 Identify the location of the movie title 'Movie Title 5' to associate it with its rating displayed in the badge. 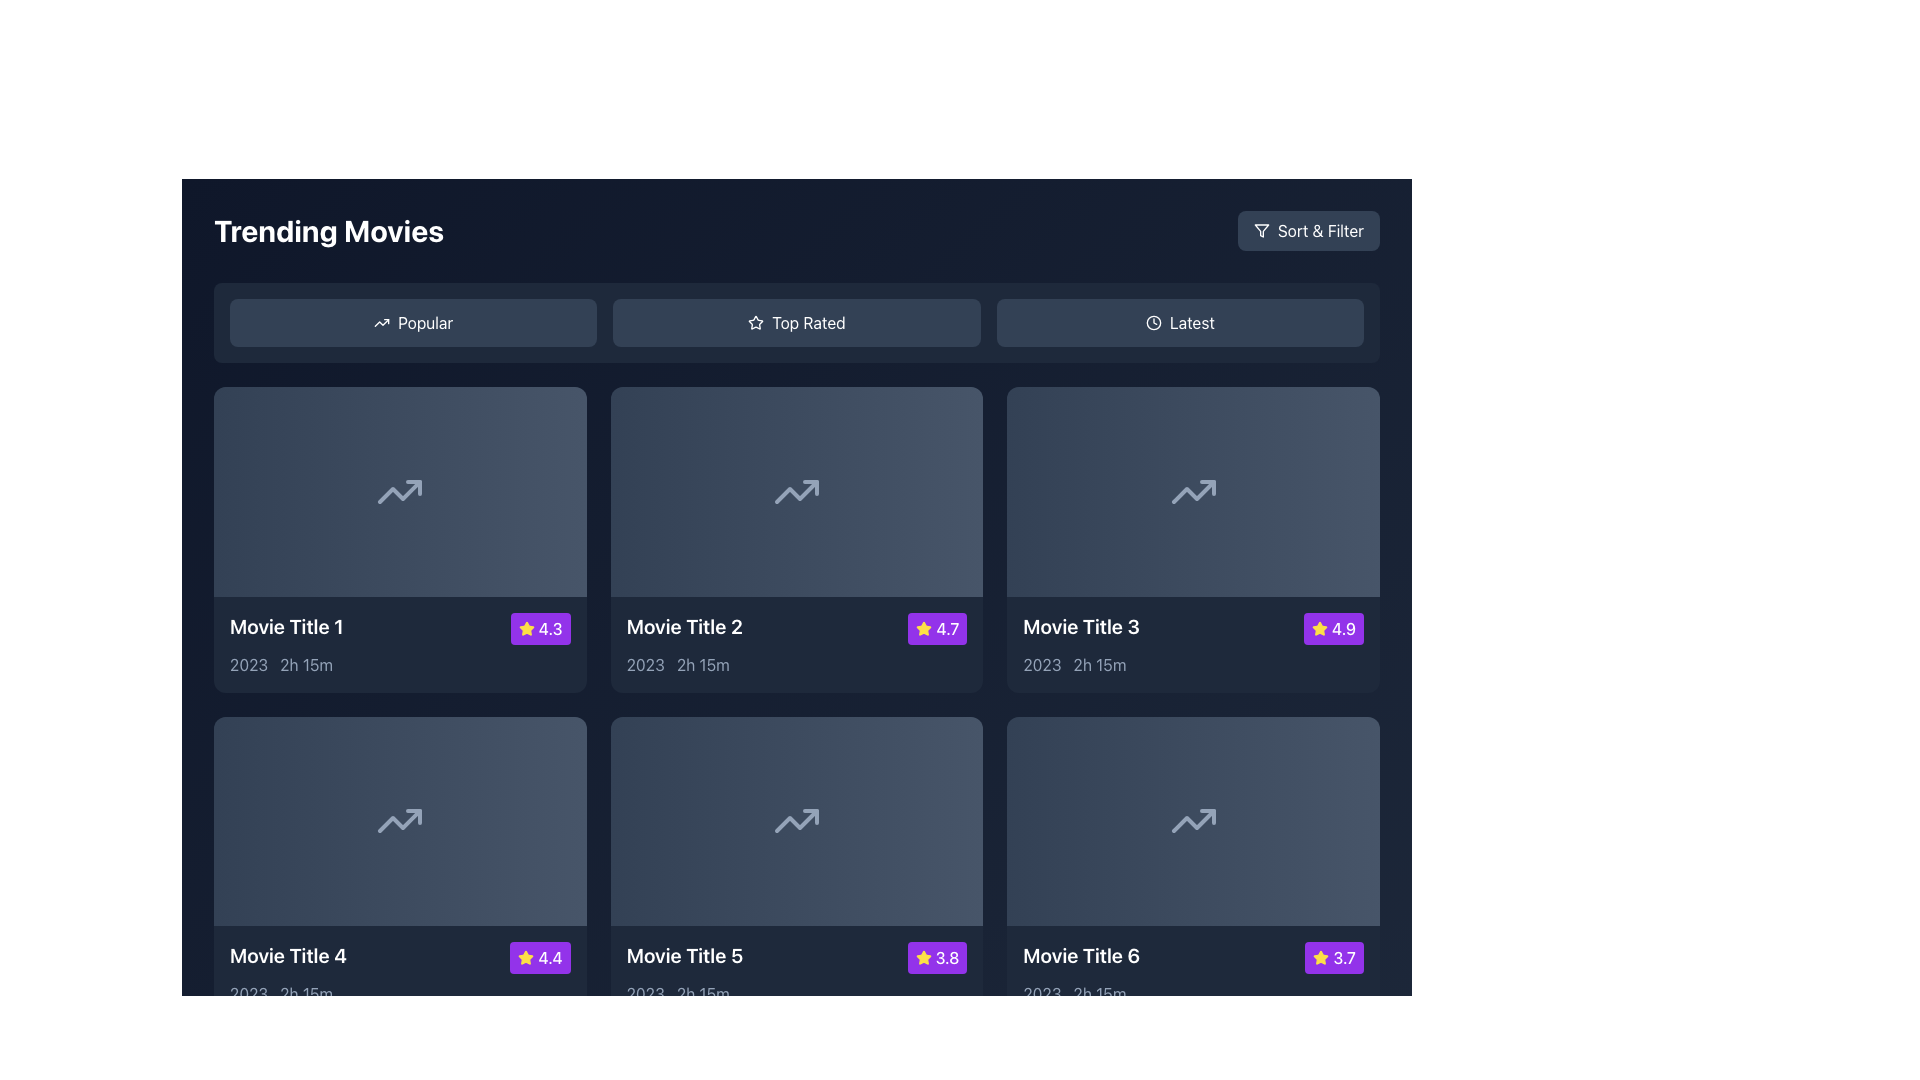
(795, 957).